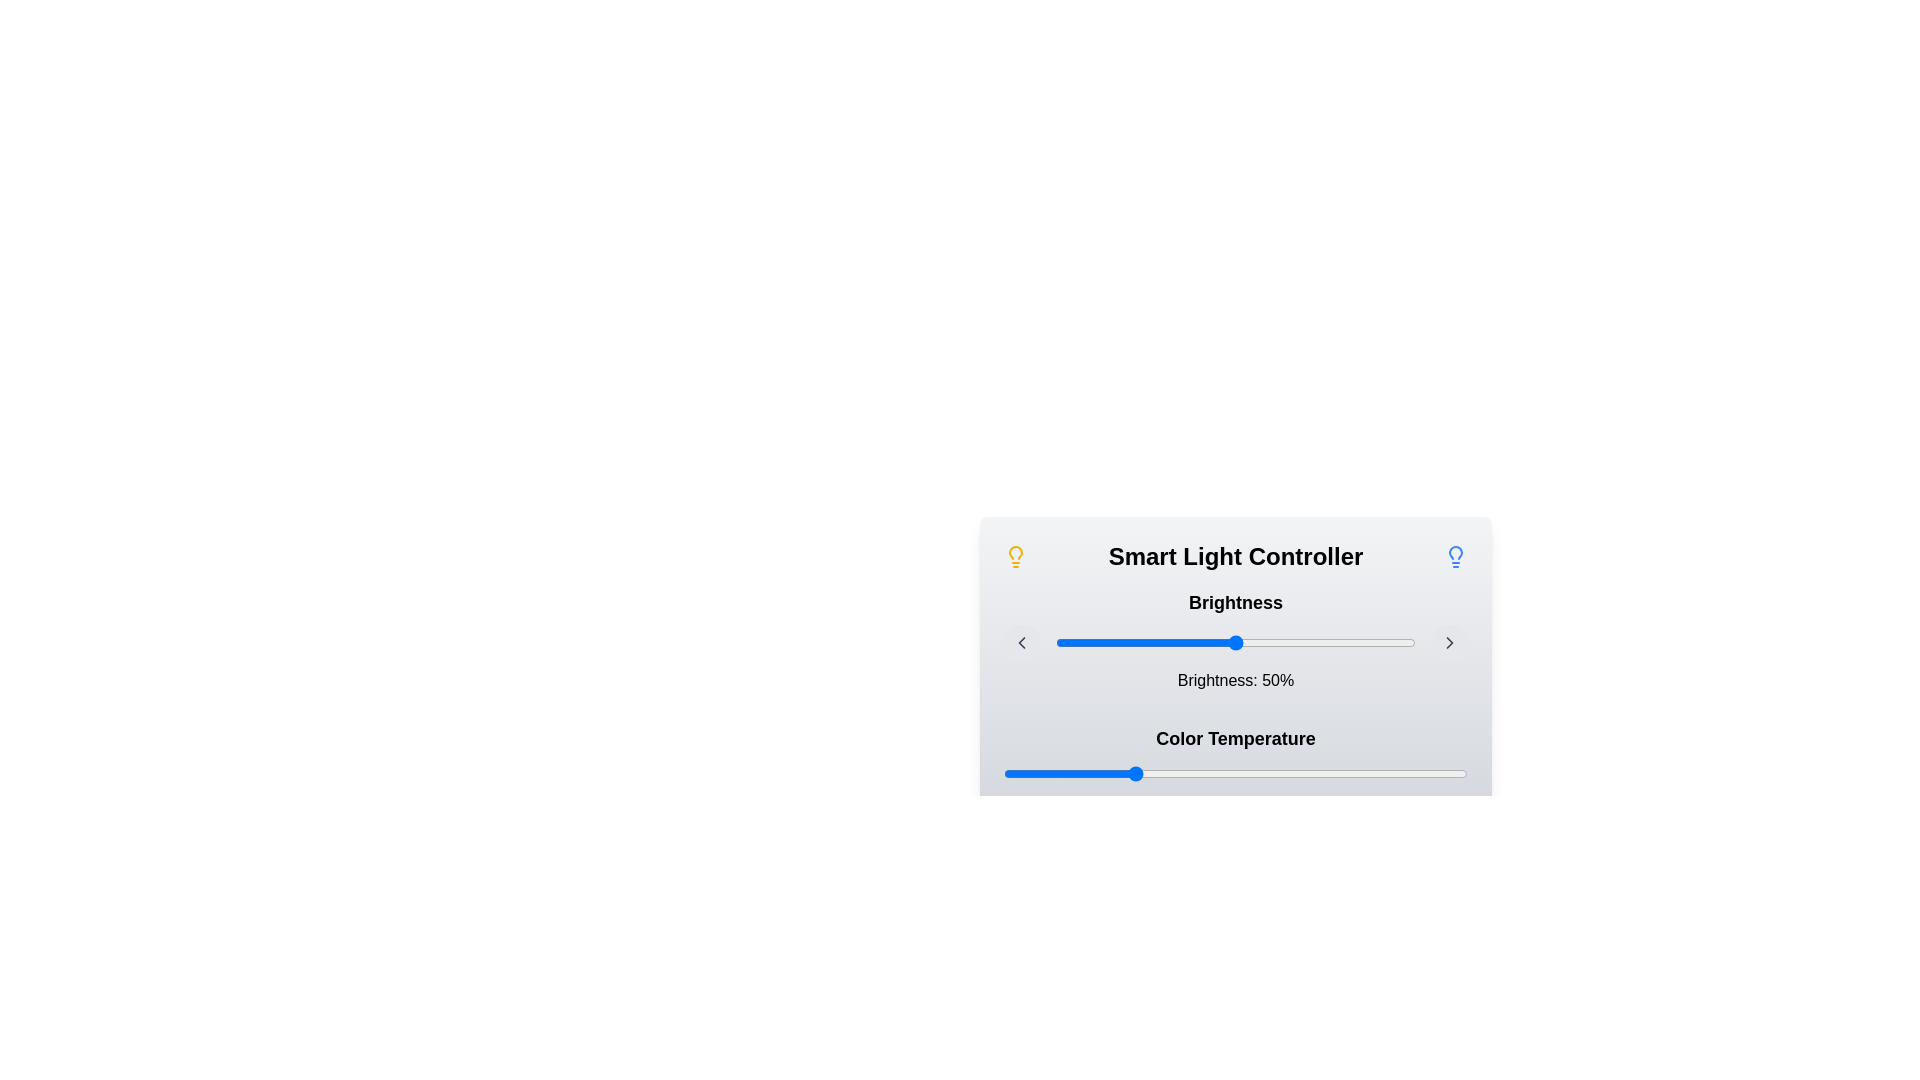 This screenshot has width=1920, height=1080. What do you see at coordinates (1249, 773) in the screenshot?
I see `the color temperature` at bounding box center [1249, 773].